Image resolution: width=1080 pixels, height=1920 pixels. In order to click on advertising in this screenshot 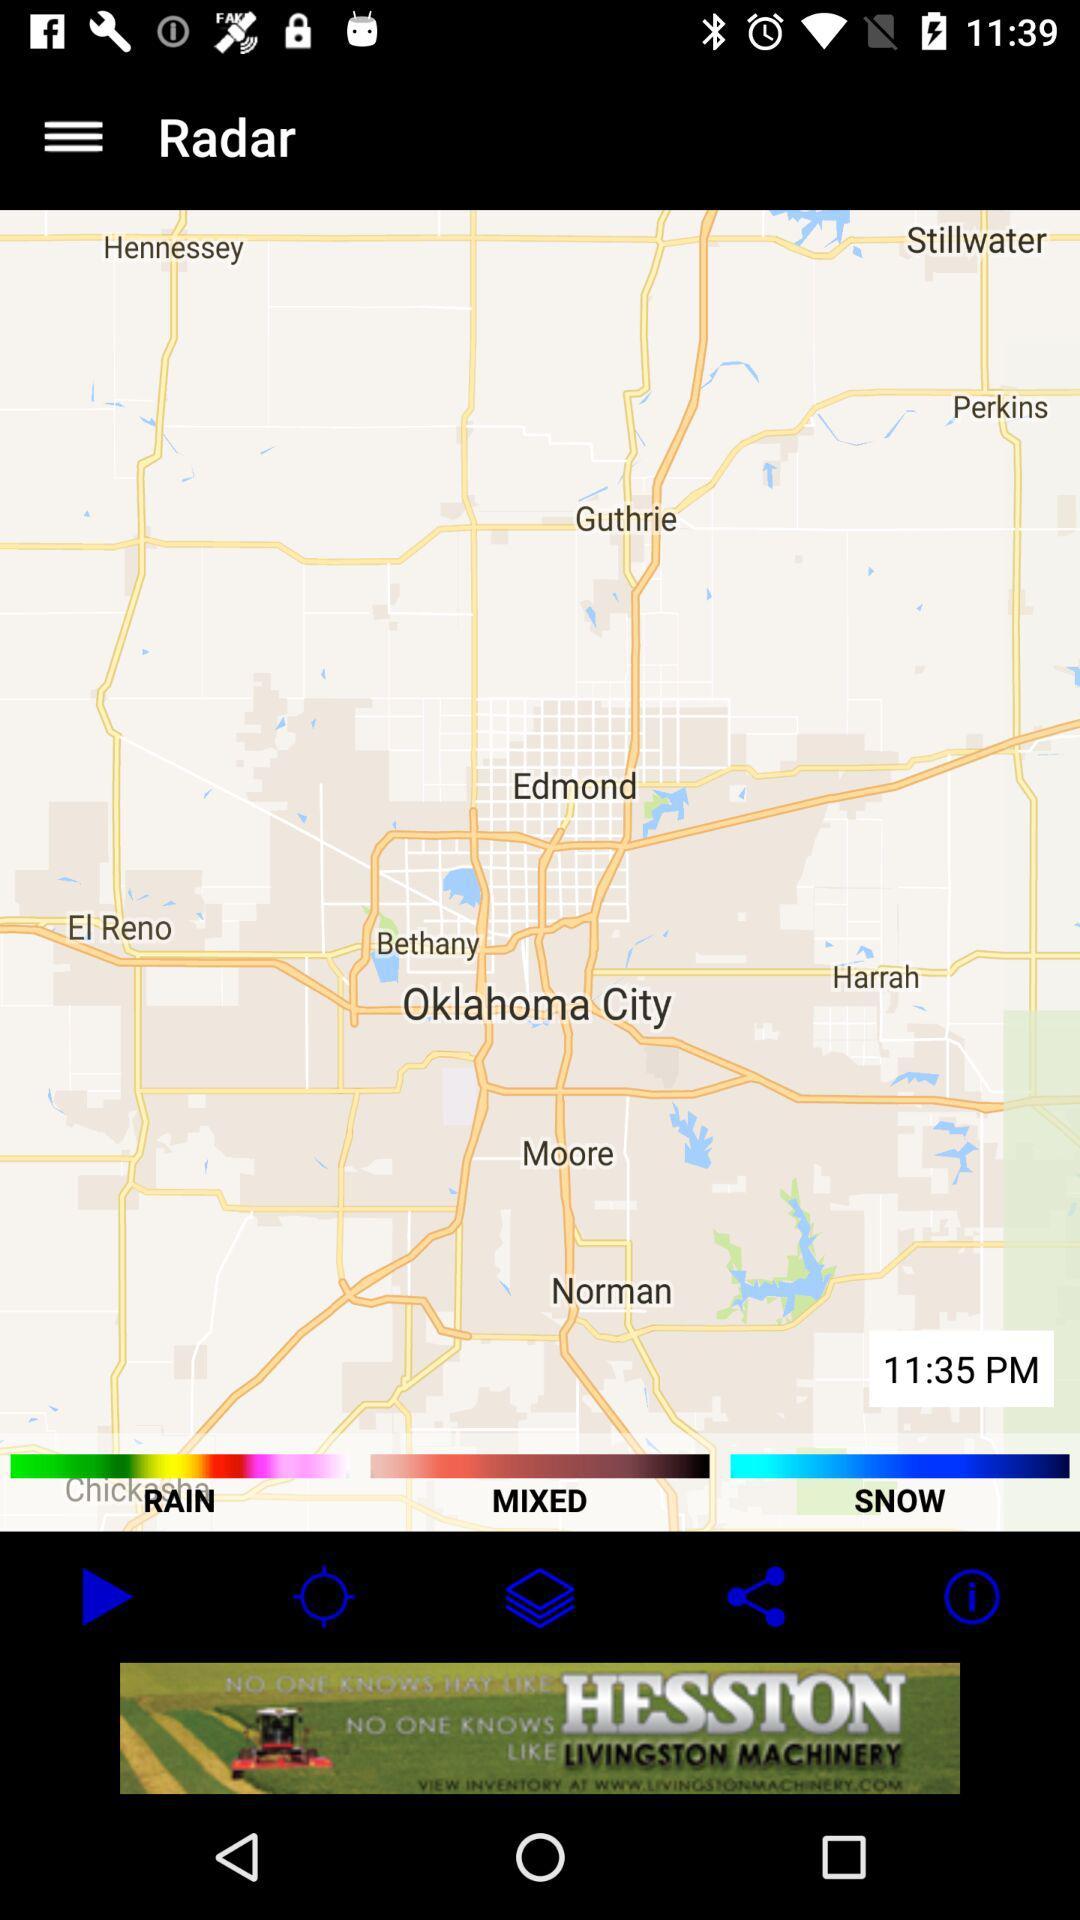, I will do `click(540, 1727)`.